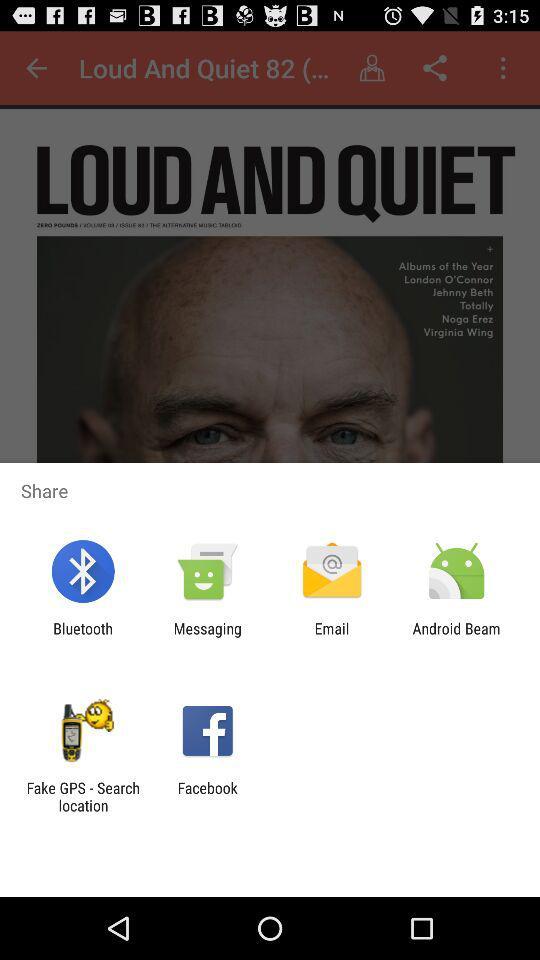 This screenshot has height=960, width=540. I want to click on the icon to the left of android beam item, so click(332, 636).